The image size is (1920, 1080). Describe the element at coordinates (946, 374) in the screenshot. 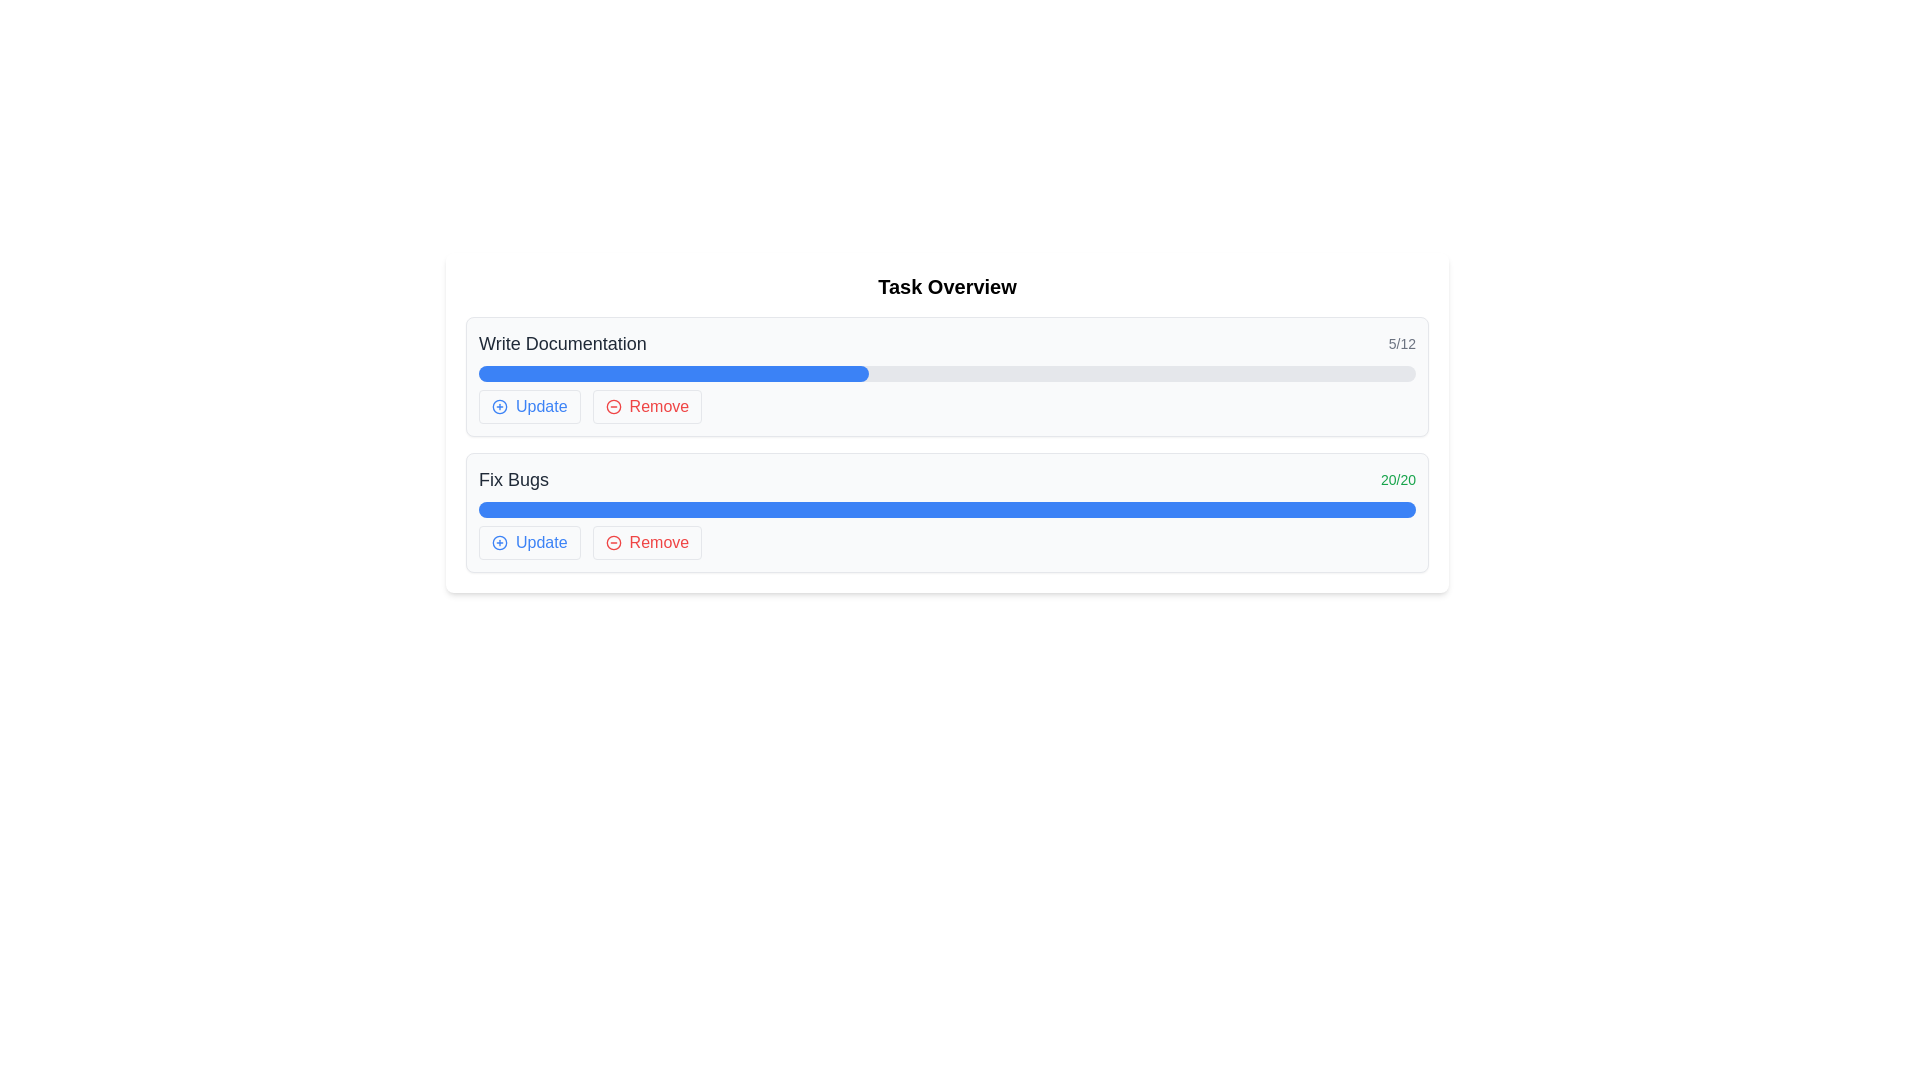

I see `the progress bar indicating 41.67% progress, located below the title 'Write Documentation 5/12' and above the action buttons 'Update' and 'Remove'` at that location.